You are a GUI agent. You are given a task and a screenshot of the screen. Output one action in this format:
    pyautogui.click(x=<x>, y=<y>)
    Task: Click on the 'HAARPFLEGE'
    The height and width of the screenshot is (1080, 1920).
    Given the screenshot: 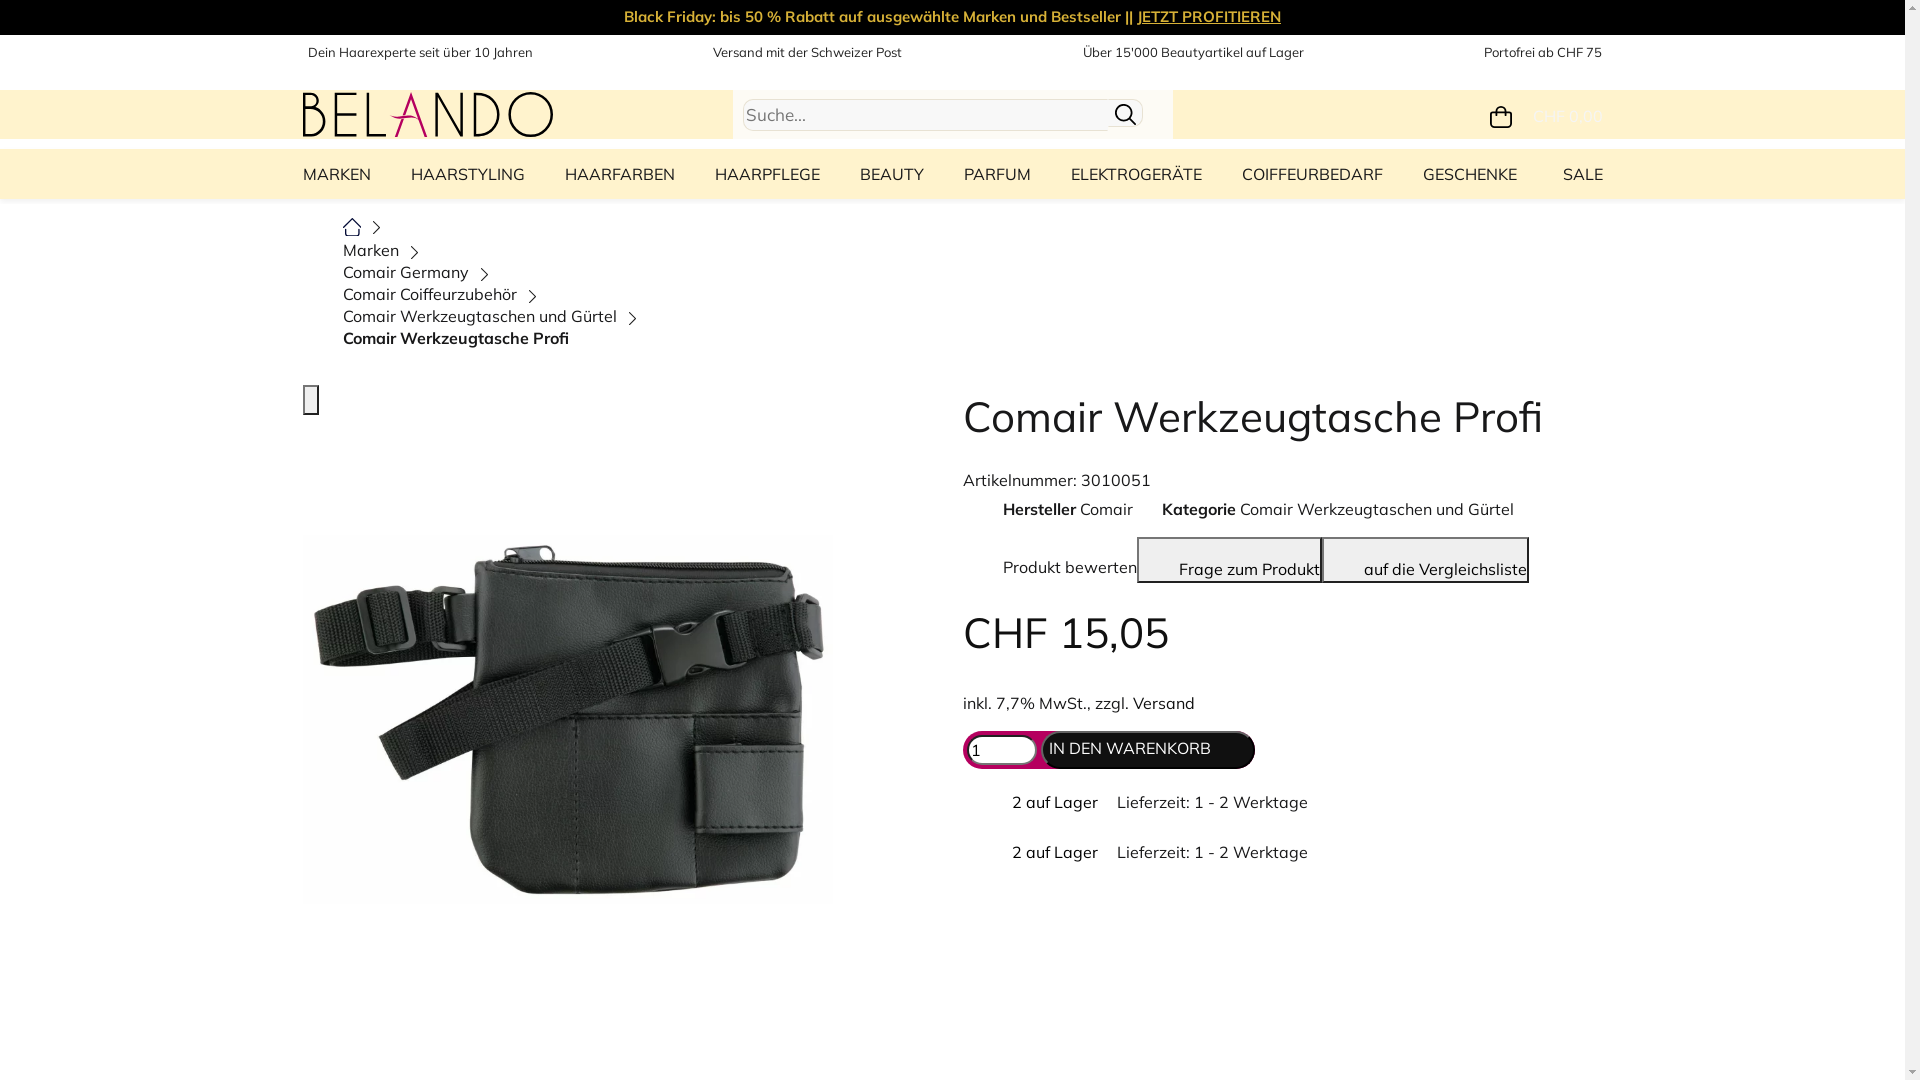 What is the action you would take?
    pyautogui.click(x=765, y=172)
    